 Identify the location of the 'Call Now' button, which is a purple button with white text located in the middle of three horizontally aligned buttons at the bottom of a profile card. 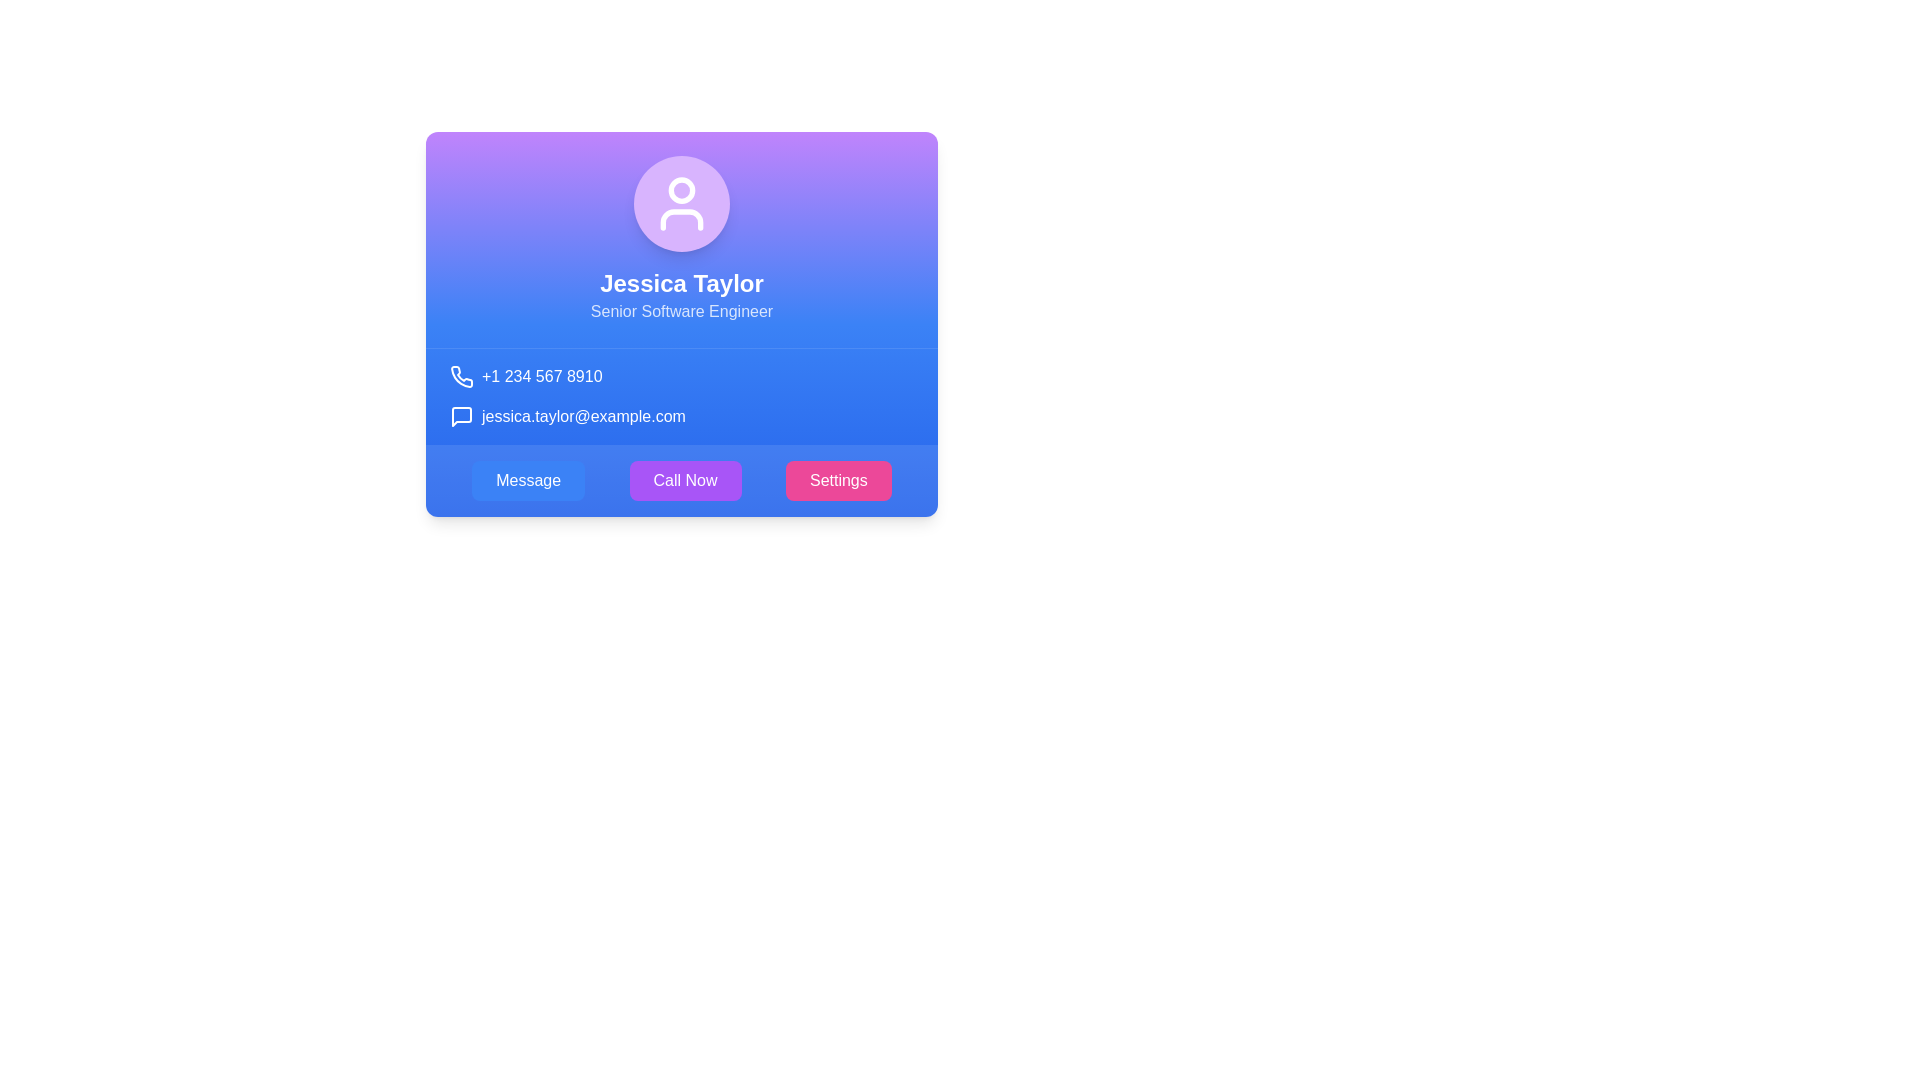
(685, 481).